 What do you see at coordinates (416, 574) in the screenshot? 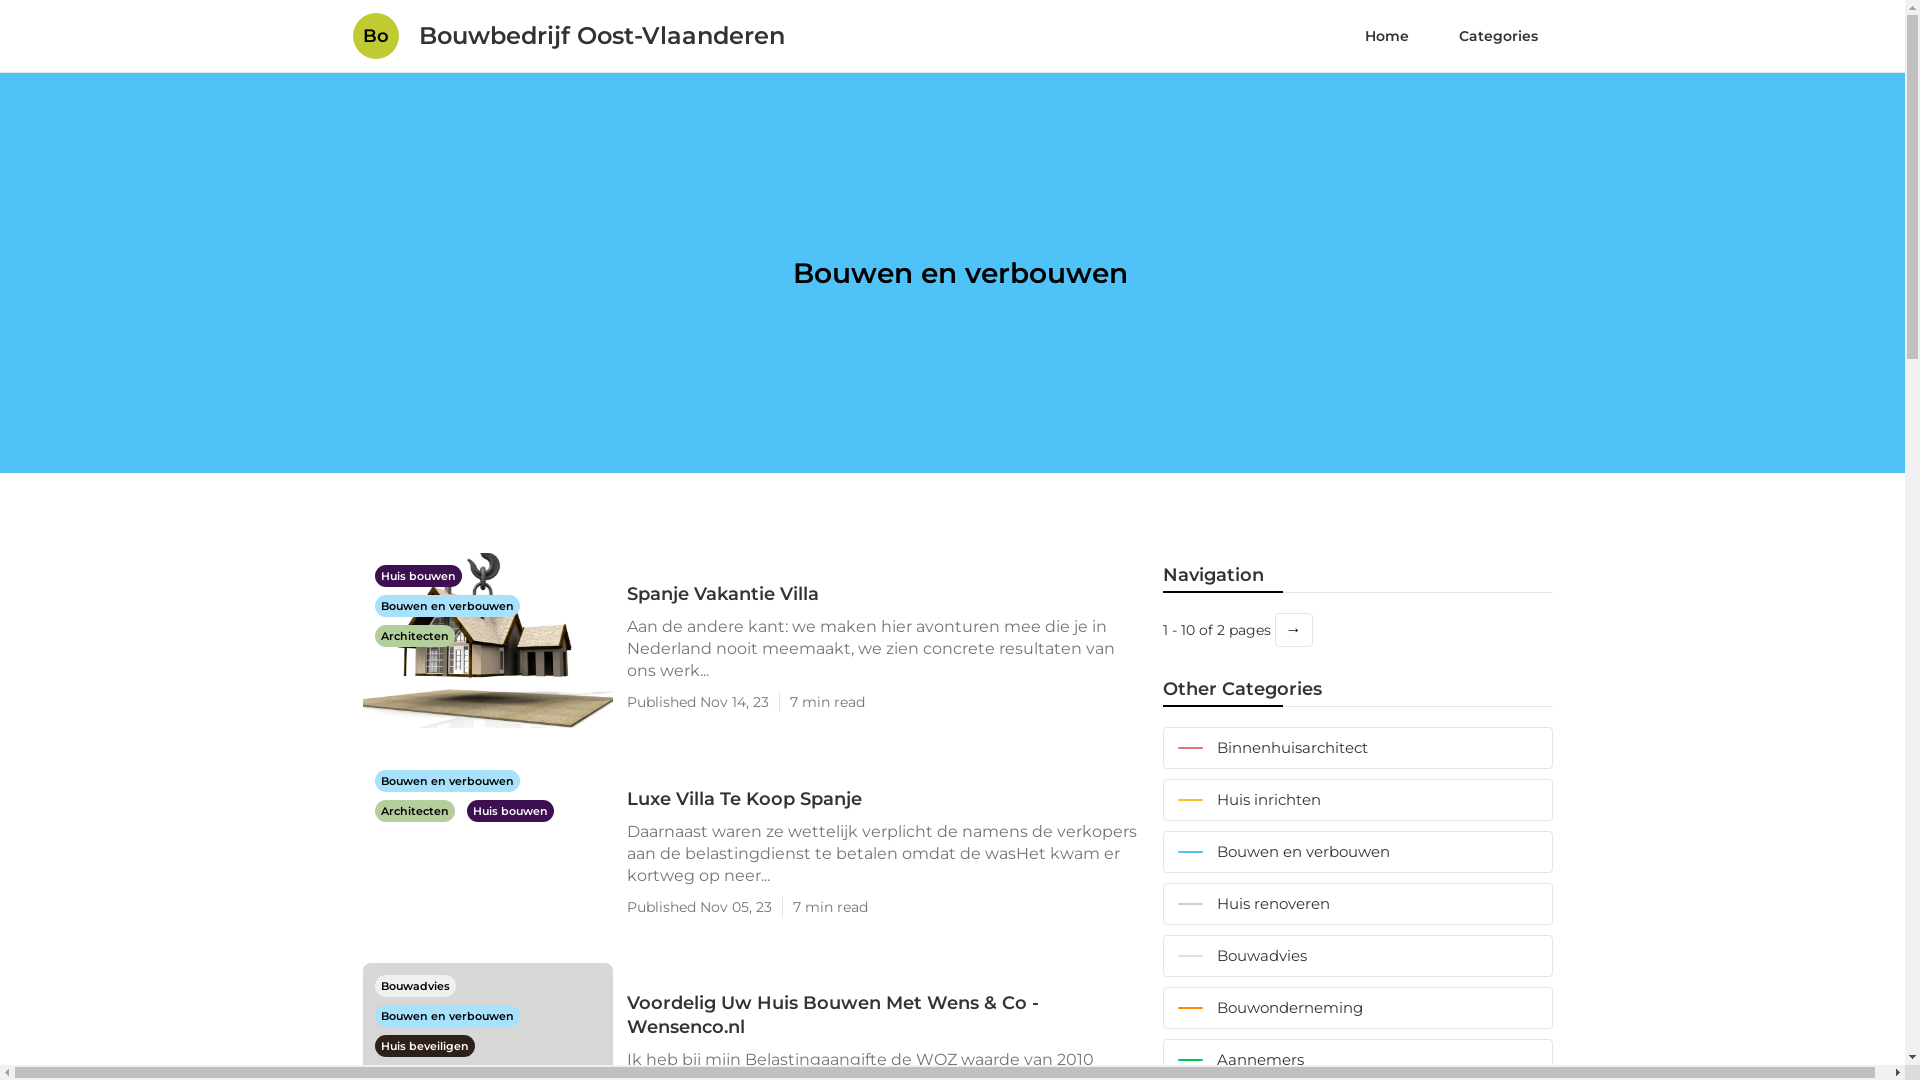
I see `'Huis bouwen'` at bounding box center [416, 574].